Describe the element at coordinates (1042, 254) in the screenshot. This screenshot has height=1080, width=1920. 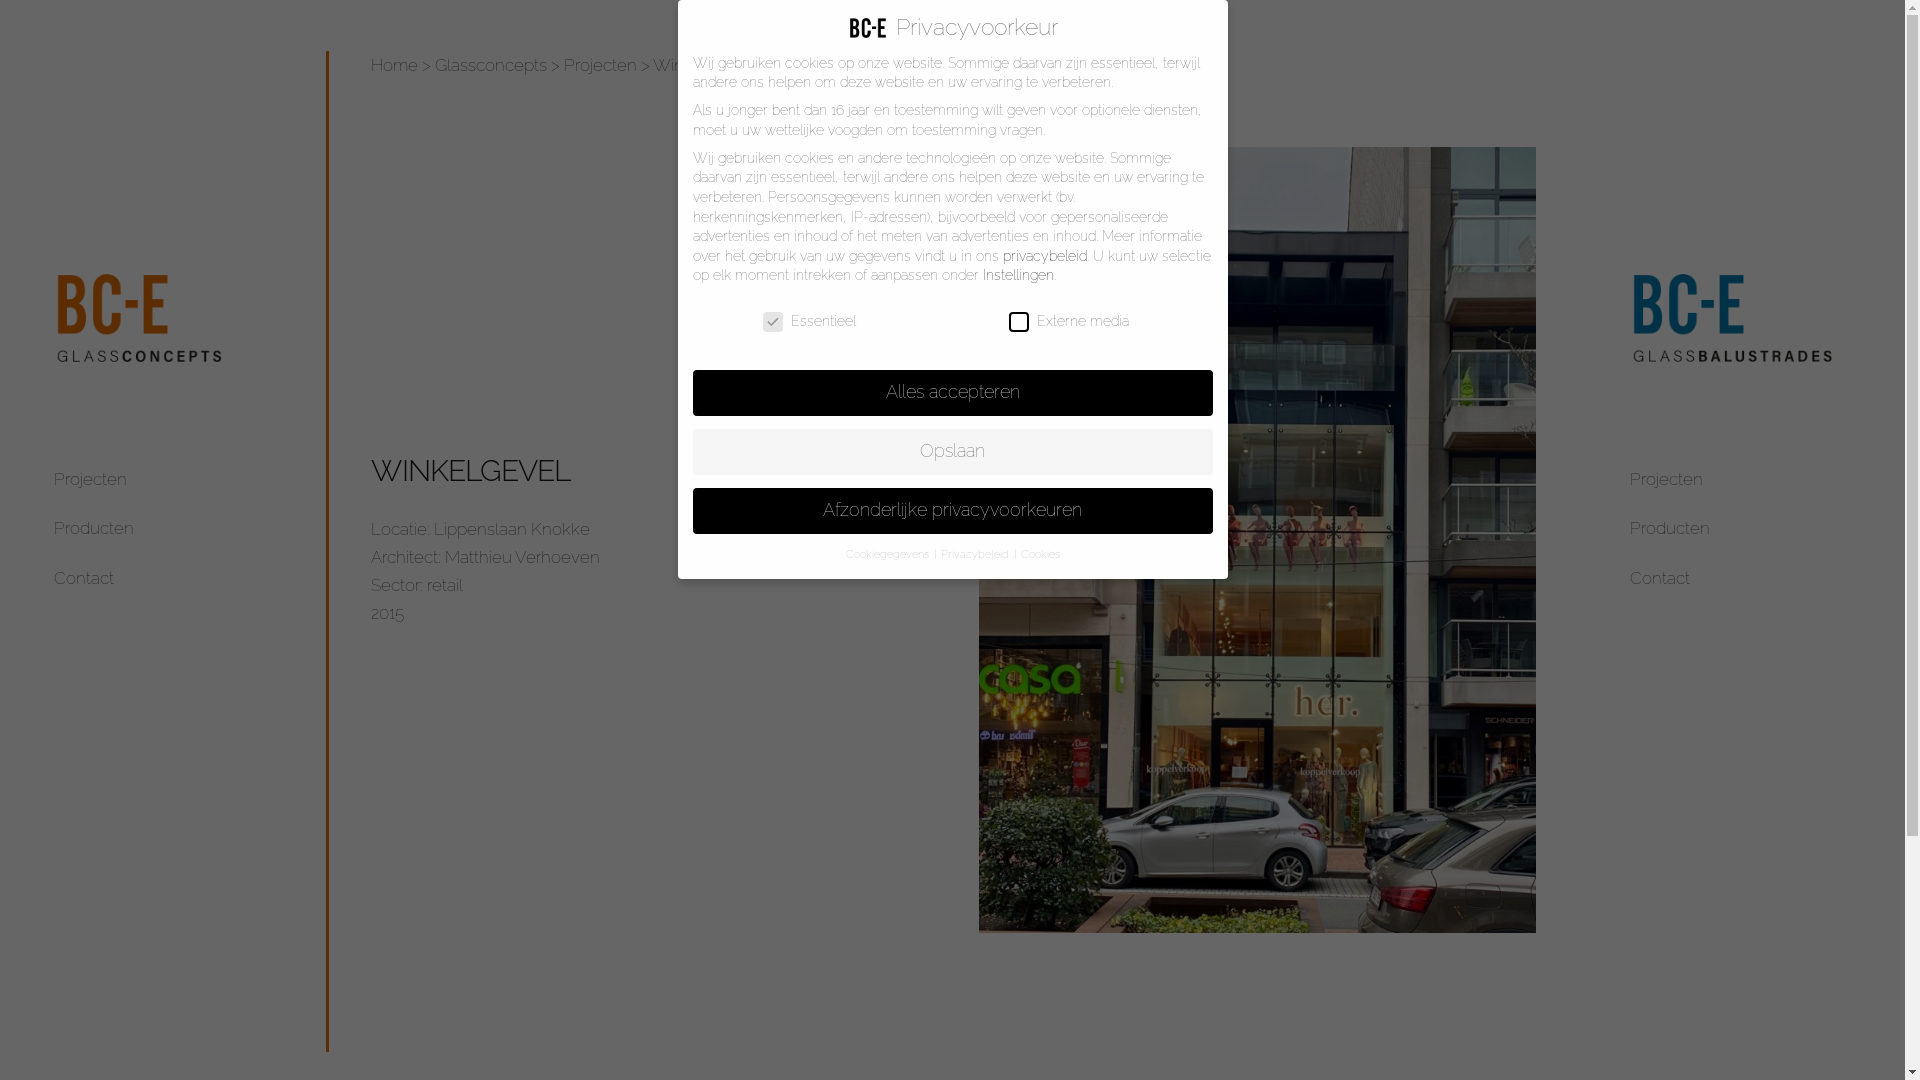
I see `'privacybeleid'` at that location.